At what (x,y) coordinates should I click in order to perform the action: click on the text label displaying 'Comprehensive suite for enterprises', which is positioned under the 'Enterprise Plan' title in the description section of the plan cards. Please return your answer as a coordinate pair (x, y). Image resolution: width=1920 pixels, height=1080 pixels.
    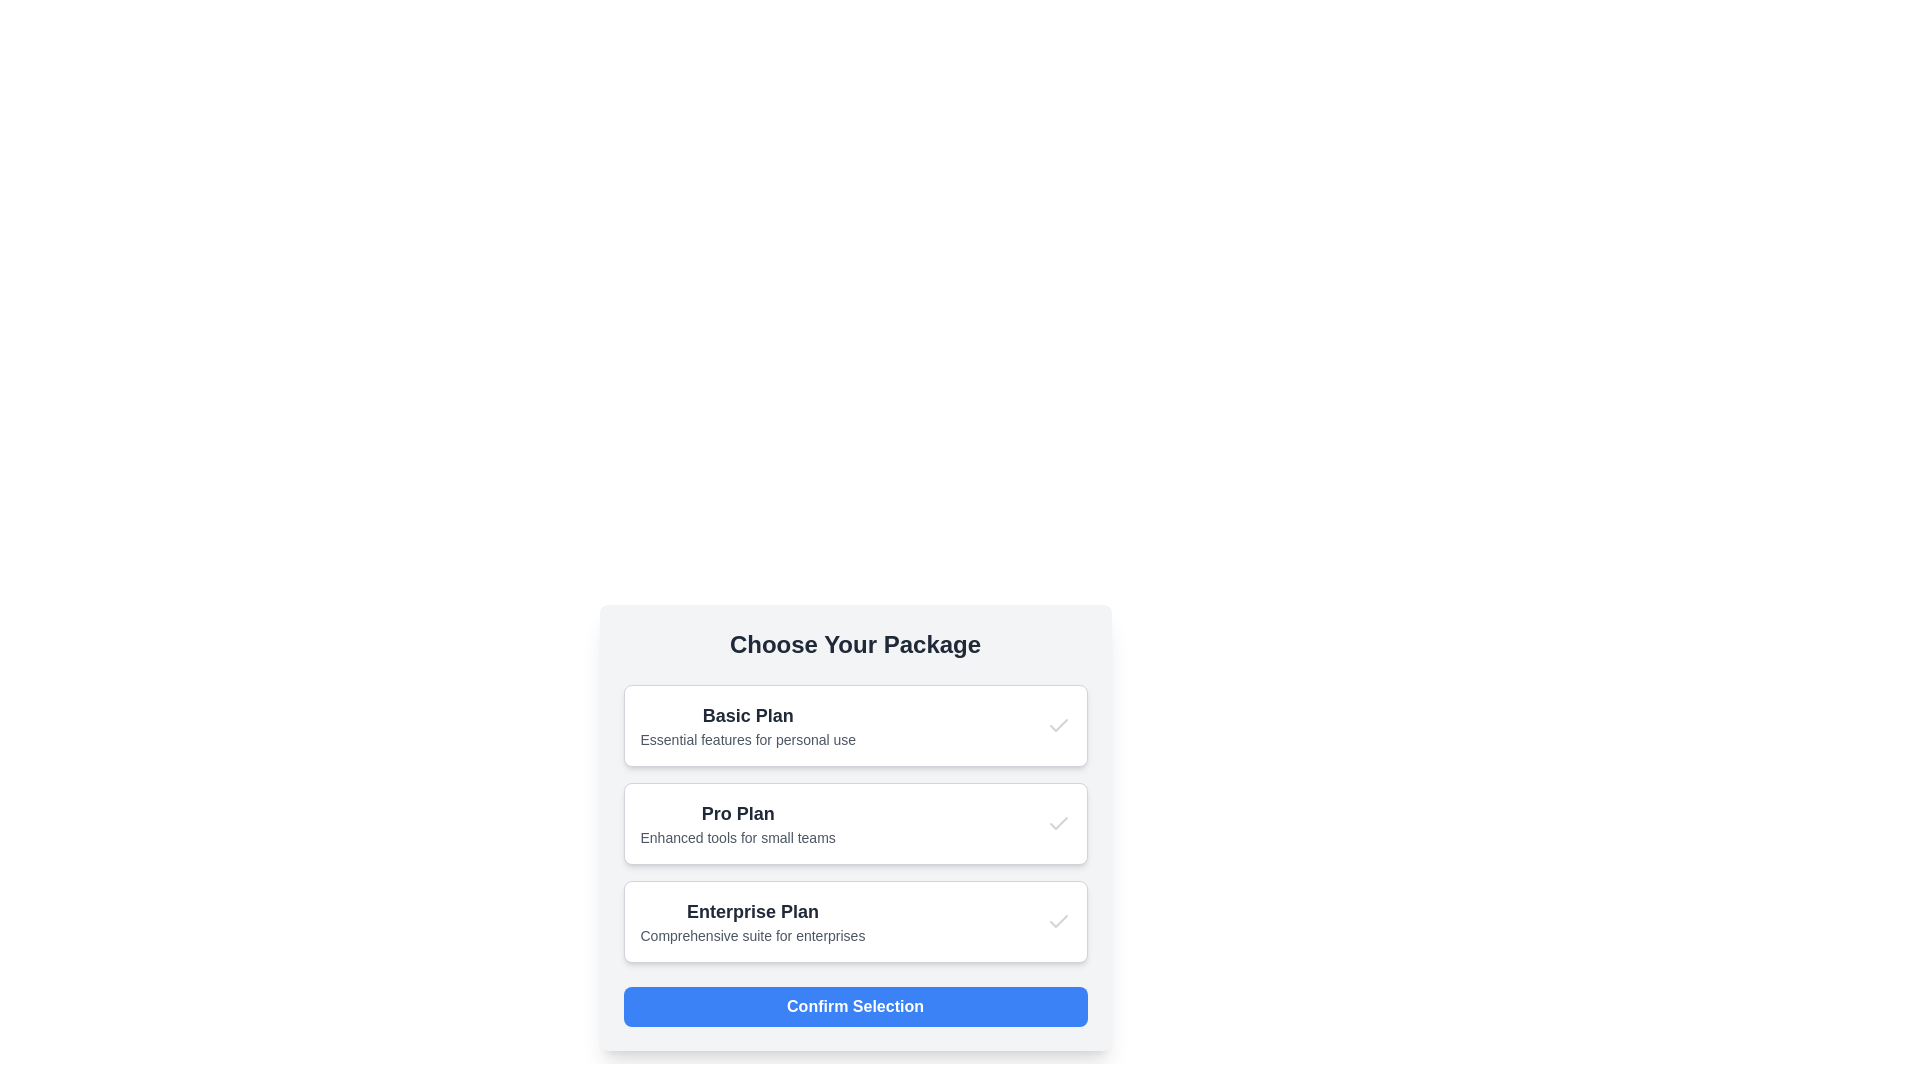
    Looking at the image, I should click on (752, 936).